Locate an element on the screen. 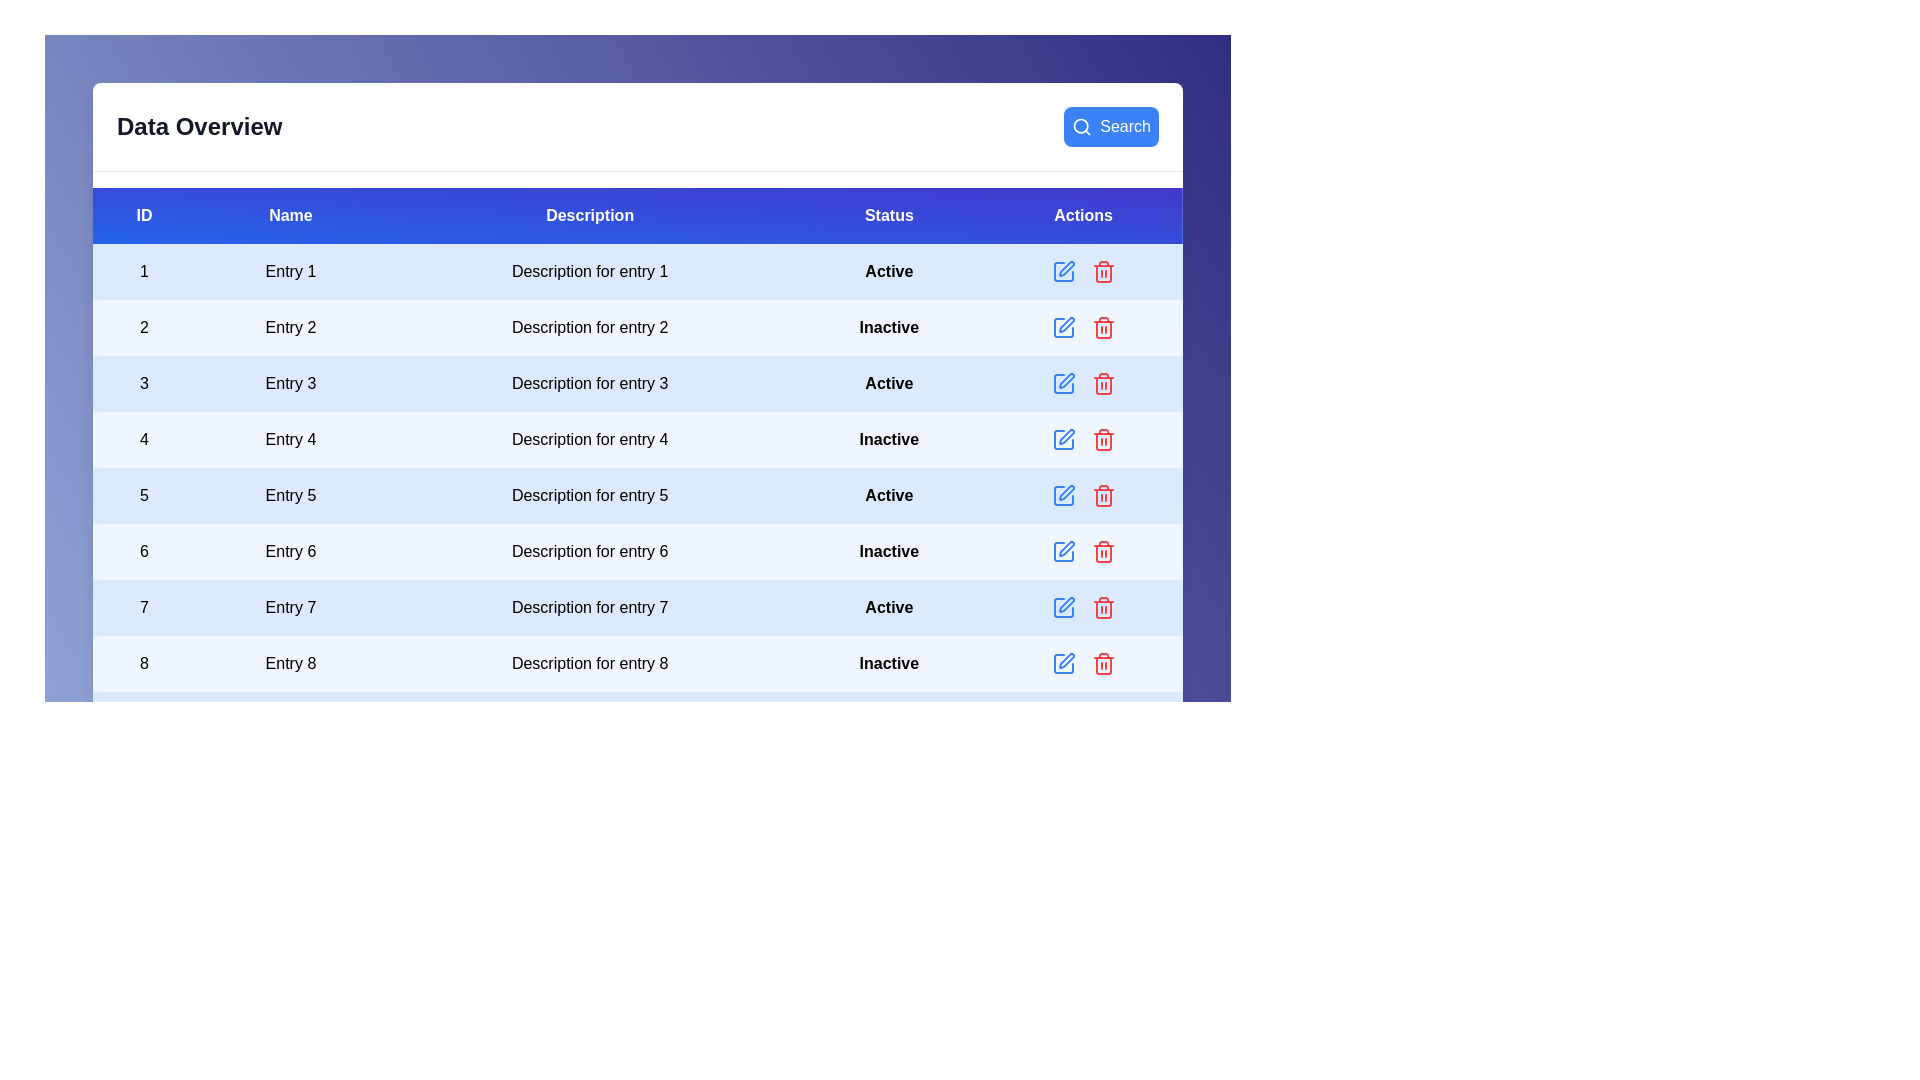 The height and width of the screenshot is (1080, 1920). the header of the column 'ID' to sort it is located at coordinates (143, 216).